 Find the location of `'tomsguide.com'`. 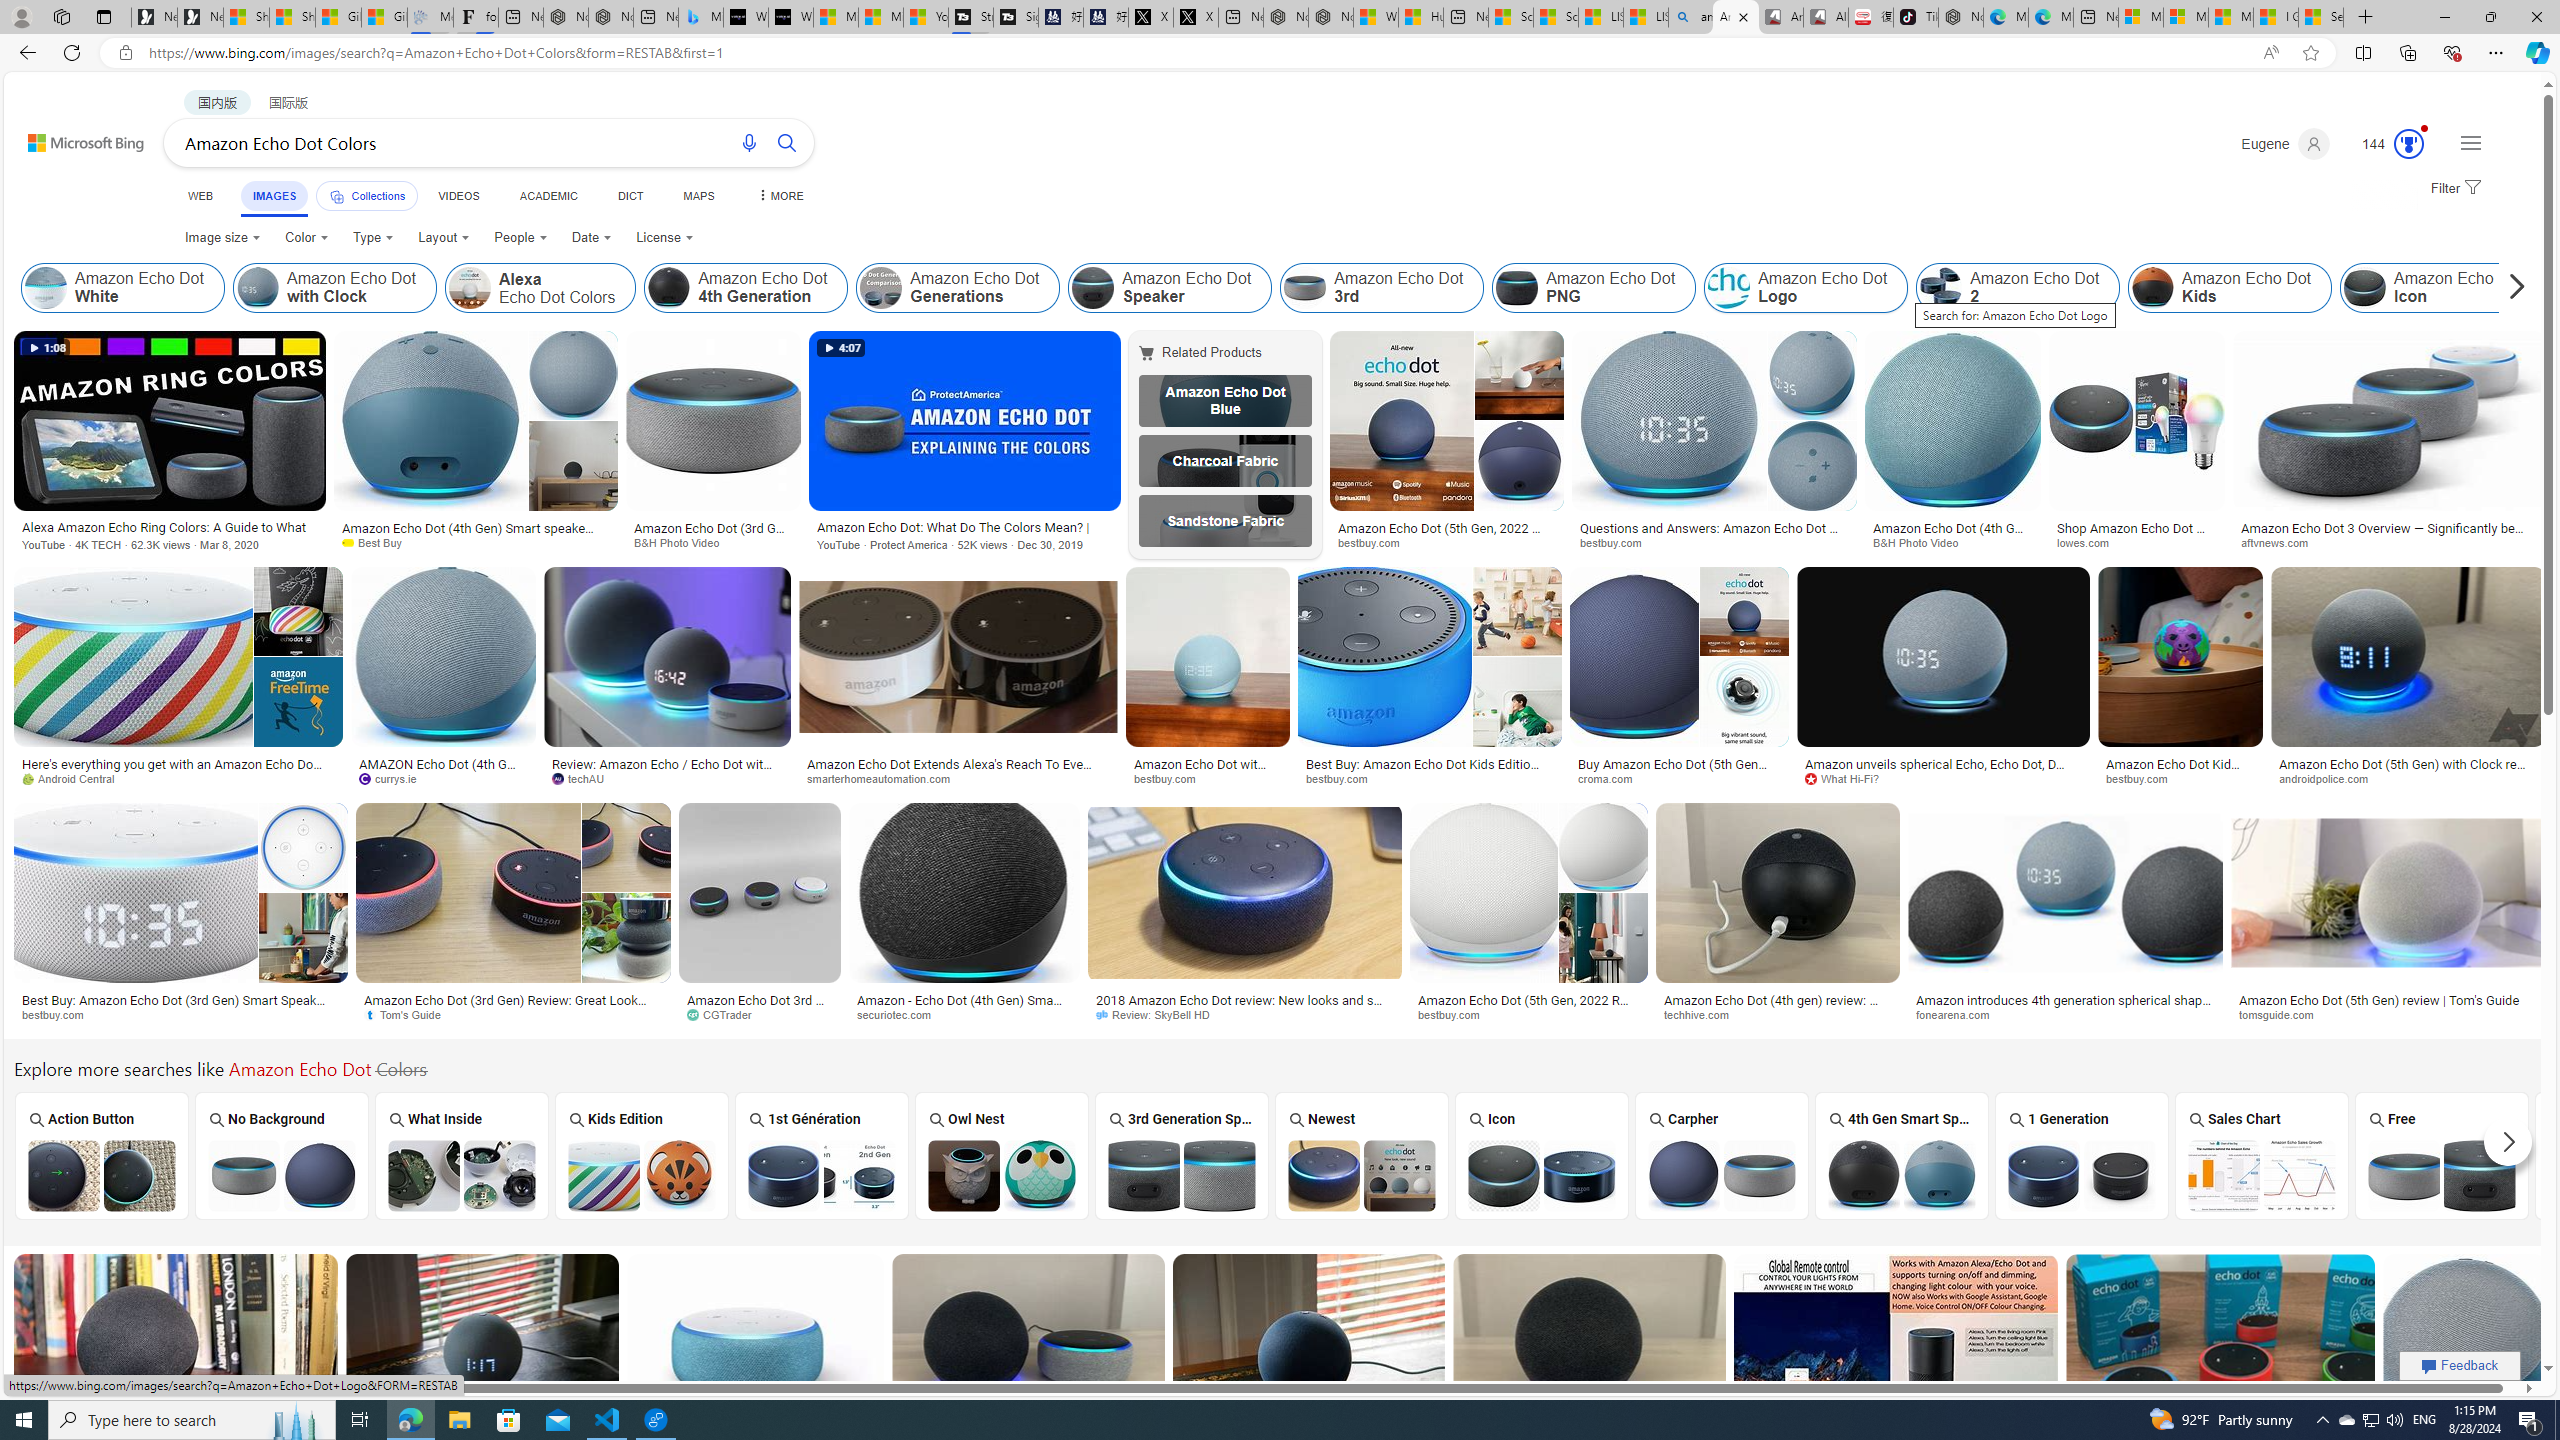

'tomsguide.com' is located at coordinates (2282, 1014).